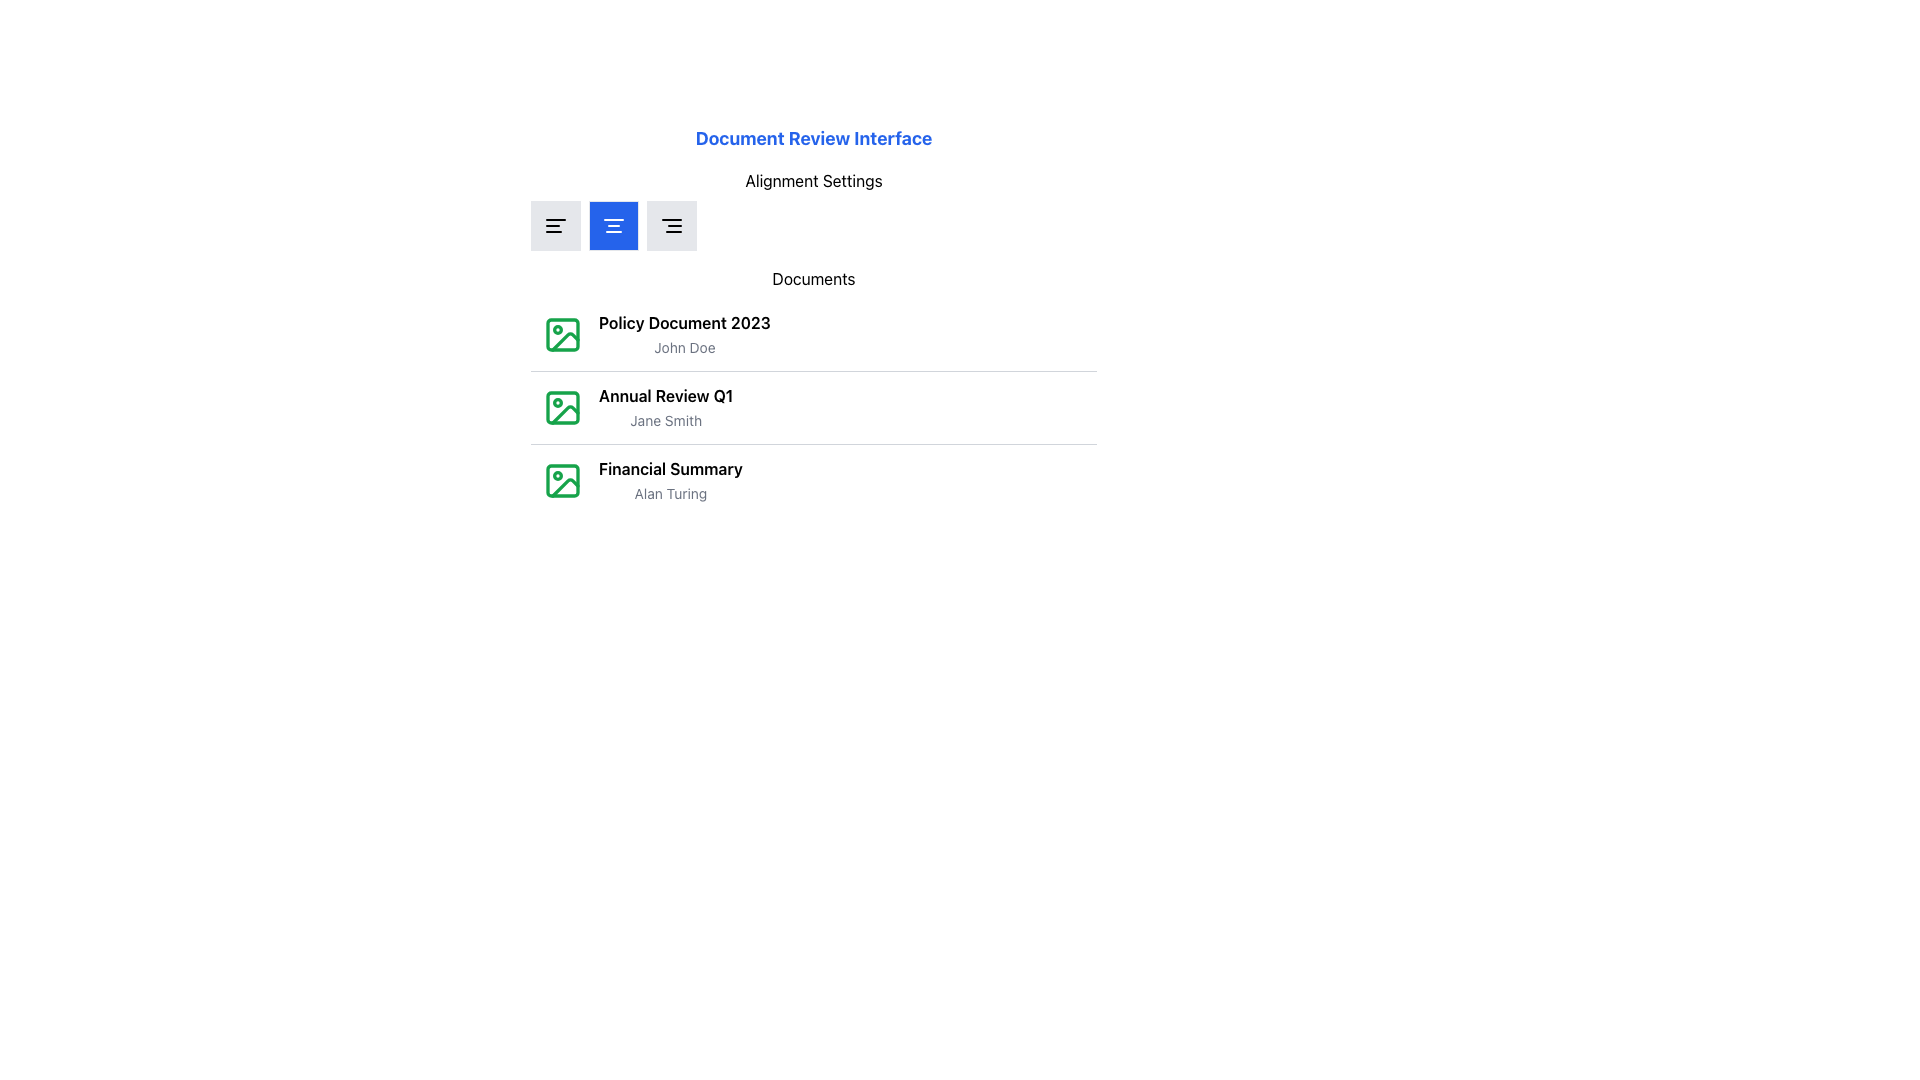 Image resolution: width=1920 pixels, height=1080 pixels. What do you see at coordinates (814, 278) in the screenshot?
I see `text from the 'Documents' text label, which is centrally positioned above a list of document entries` at bounding box center [814, 278].